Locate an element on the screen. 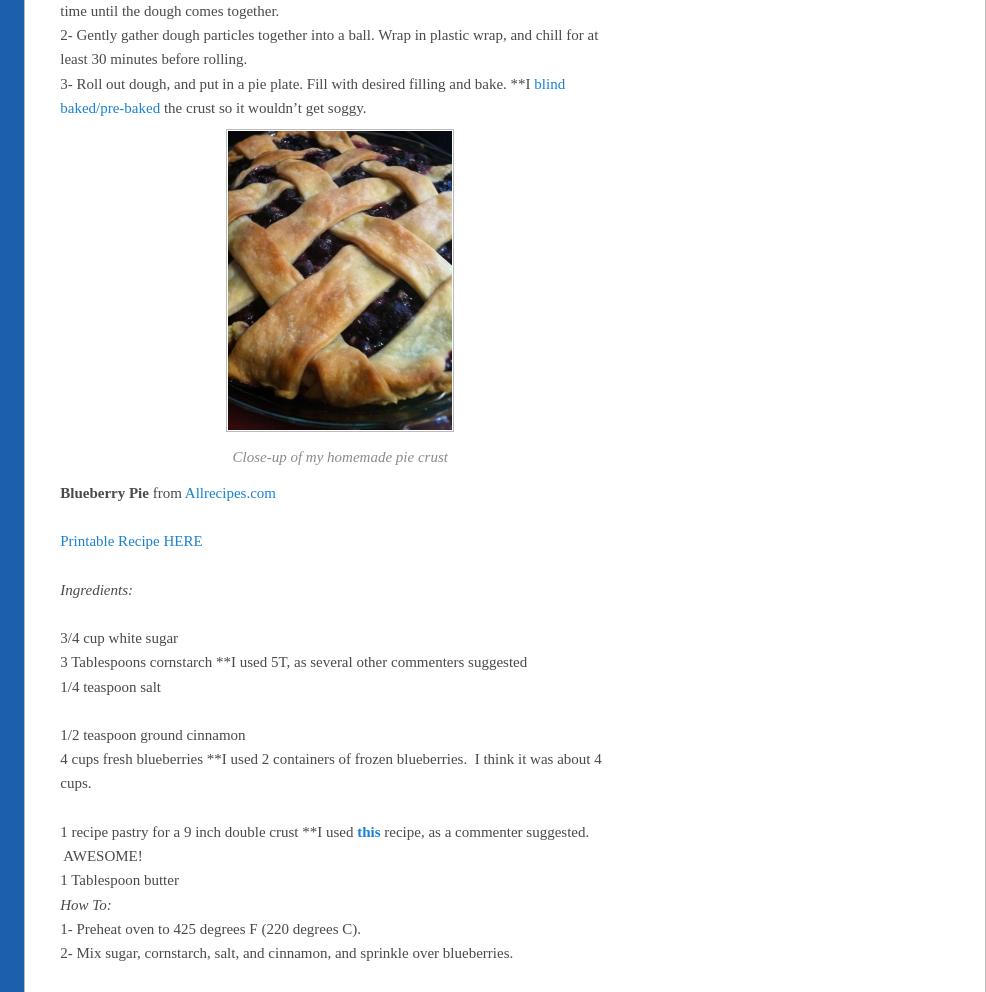 The width and height of the screenshot is (986, 992). '1 Tablespoon butter' is located at coordinates (119, 880).